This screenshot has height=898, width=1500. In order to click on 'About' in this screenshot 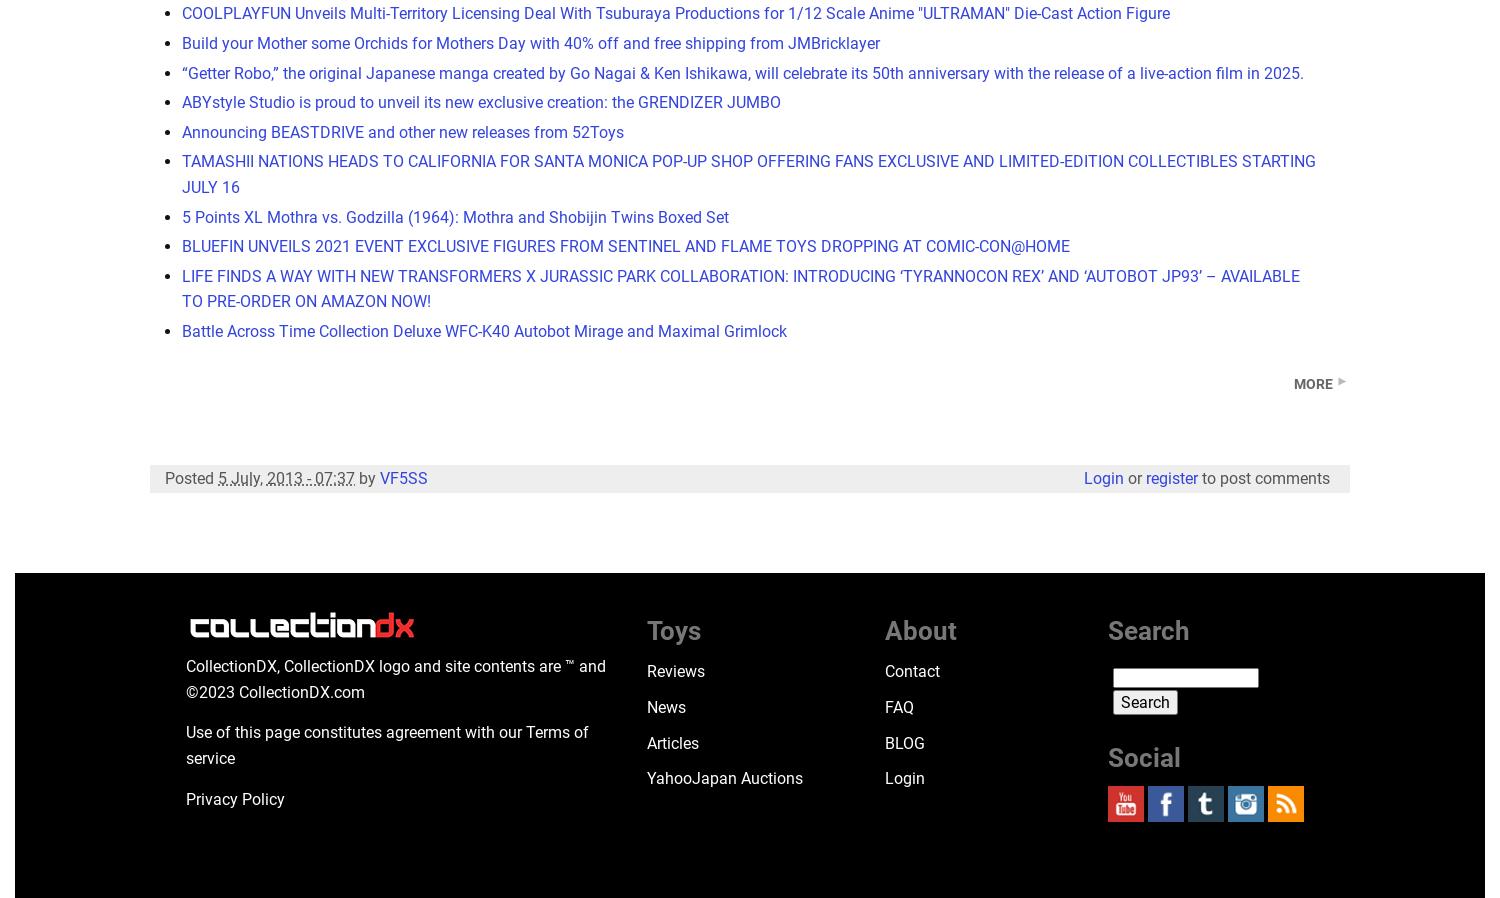, I will do `click(921, 629)`.